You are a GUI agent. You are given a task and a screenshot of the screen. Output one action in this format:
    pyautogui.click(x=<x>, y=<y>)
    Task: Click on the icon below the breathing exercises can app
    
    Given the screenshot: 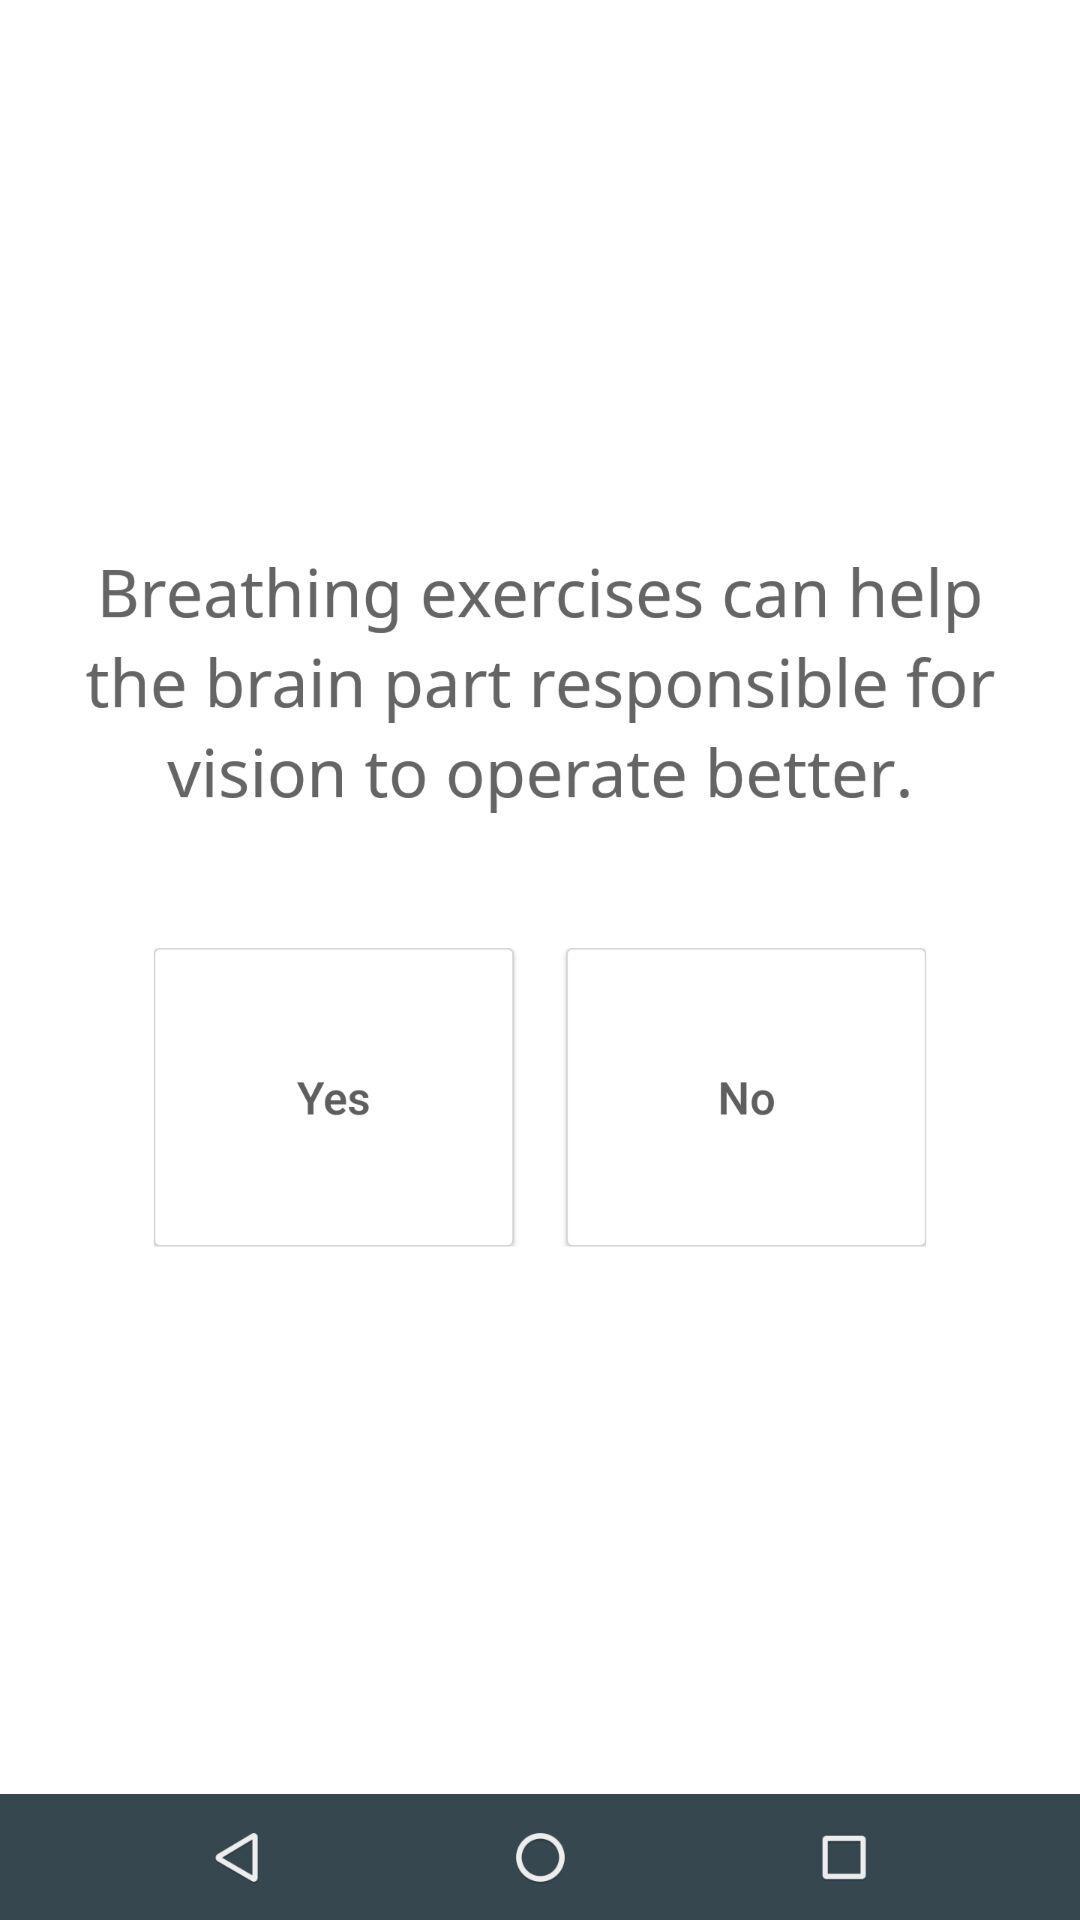 What is the action you would take?
    pyautogui.click(x=332, y=1096)
    